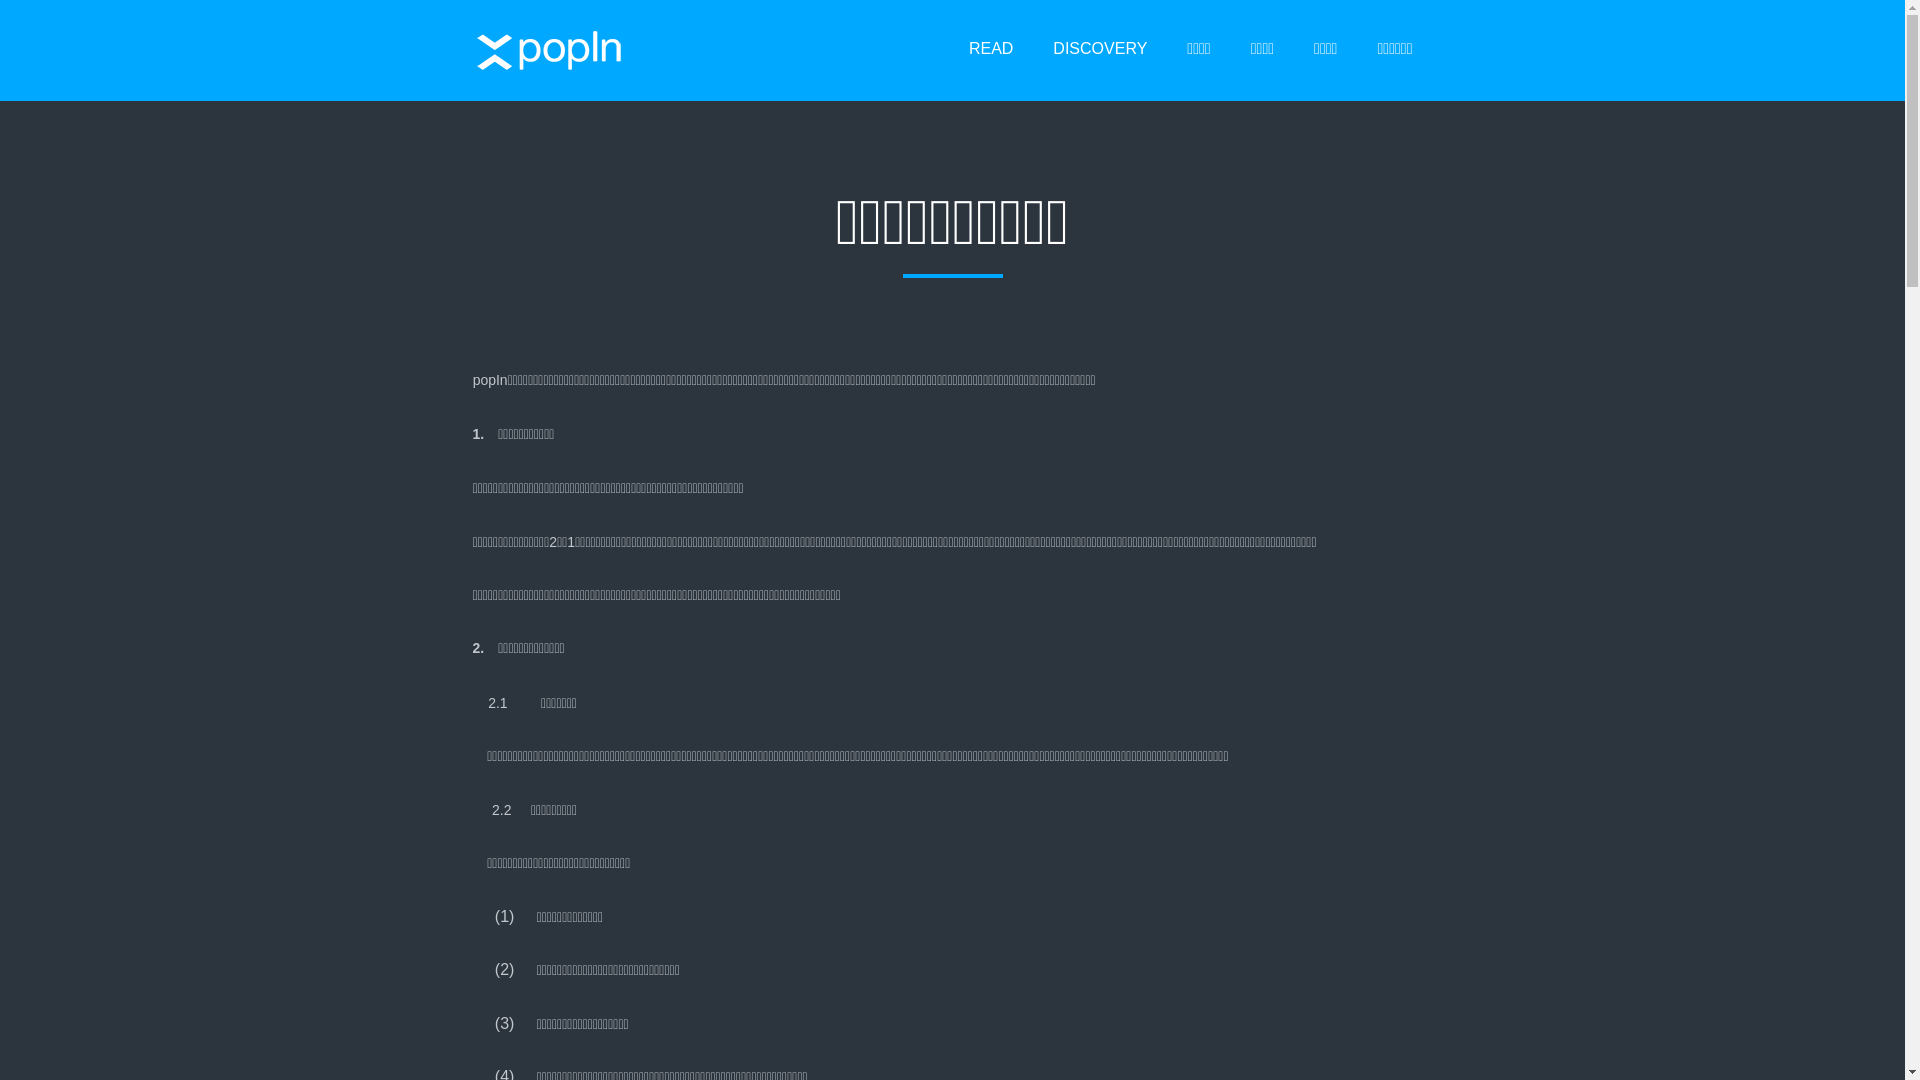 The width and height of the screenshot is (1920, 1080). Describe the element at coordinates (1098, 49) in the screenshot. I see `'DISCOVERY'` at that location.